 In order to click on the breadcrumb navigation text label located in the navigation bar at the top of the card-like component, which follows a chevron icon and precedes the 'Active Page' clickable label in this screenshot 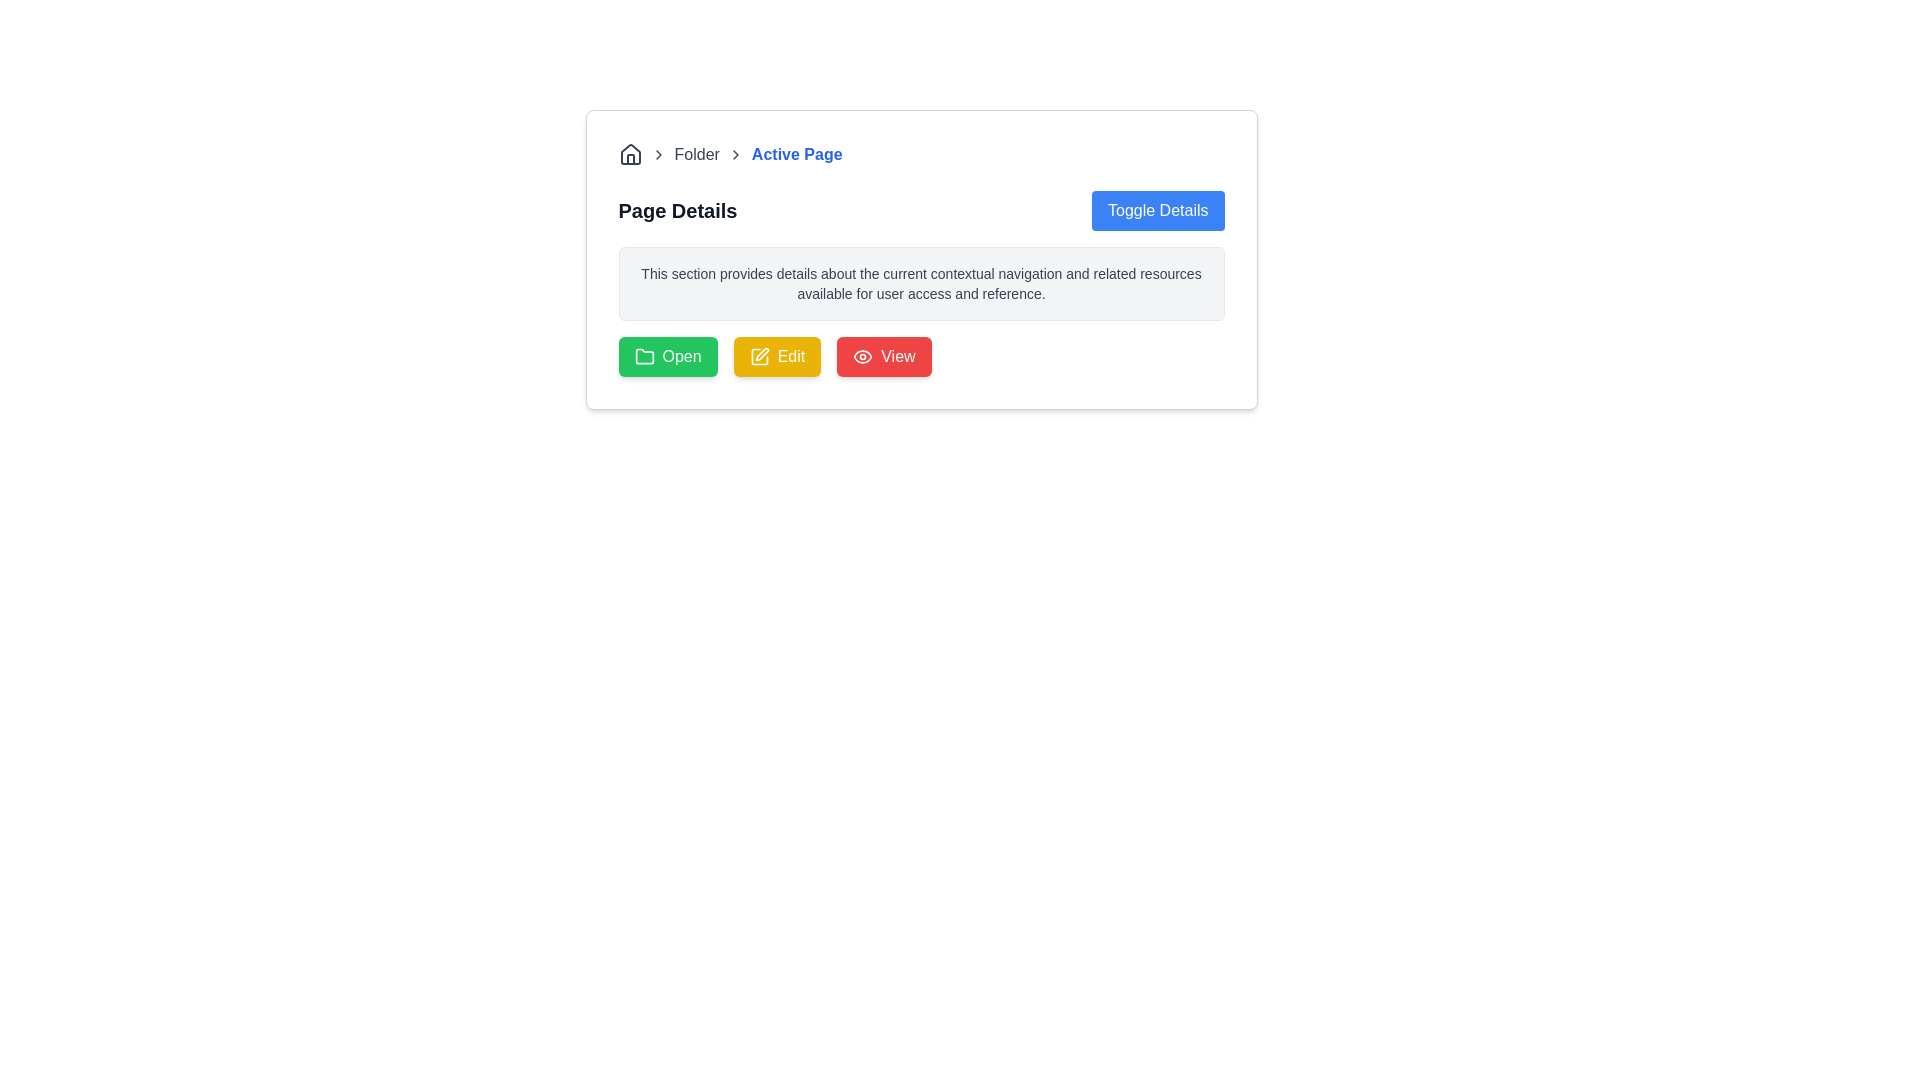, I will do `click(697, 153)`.